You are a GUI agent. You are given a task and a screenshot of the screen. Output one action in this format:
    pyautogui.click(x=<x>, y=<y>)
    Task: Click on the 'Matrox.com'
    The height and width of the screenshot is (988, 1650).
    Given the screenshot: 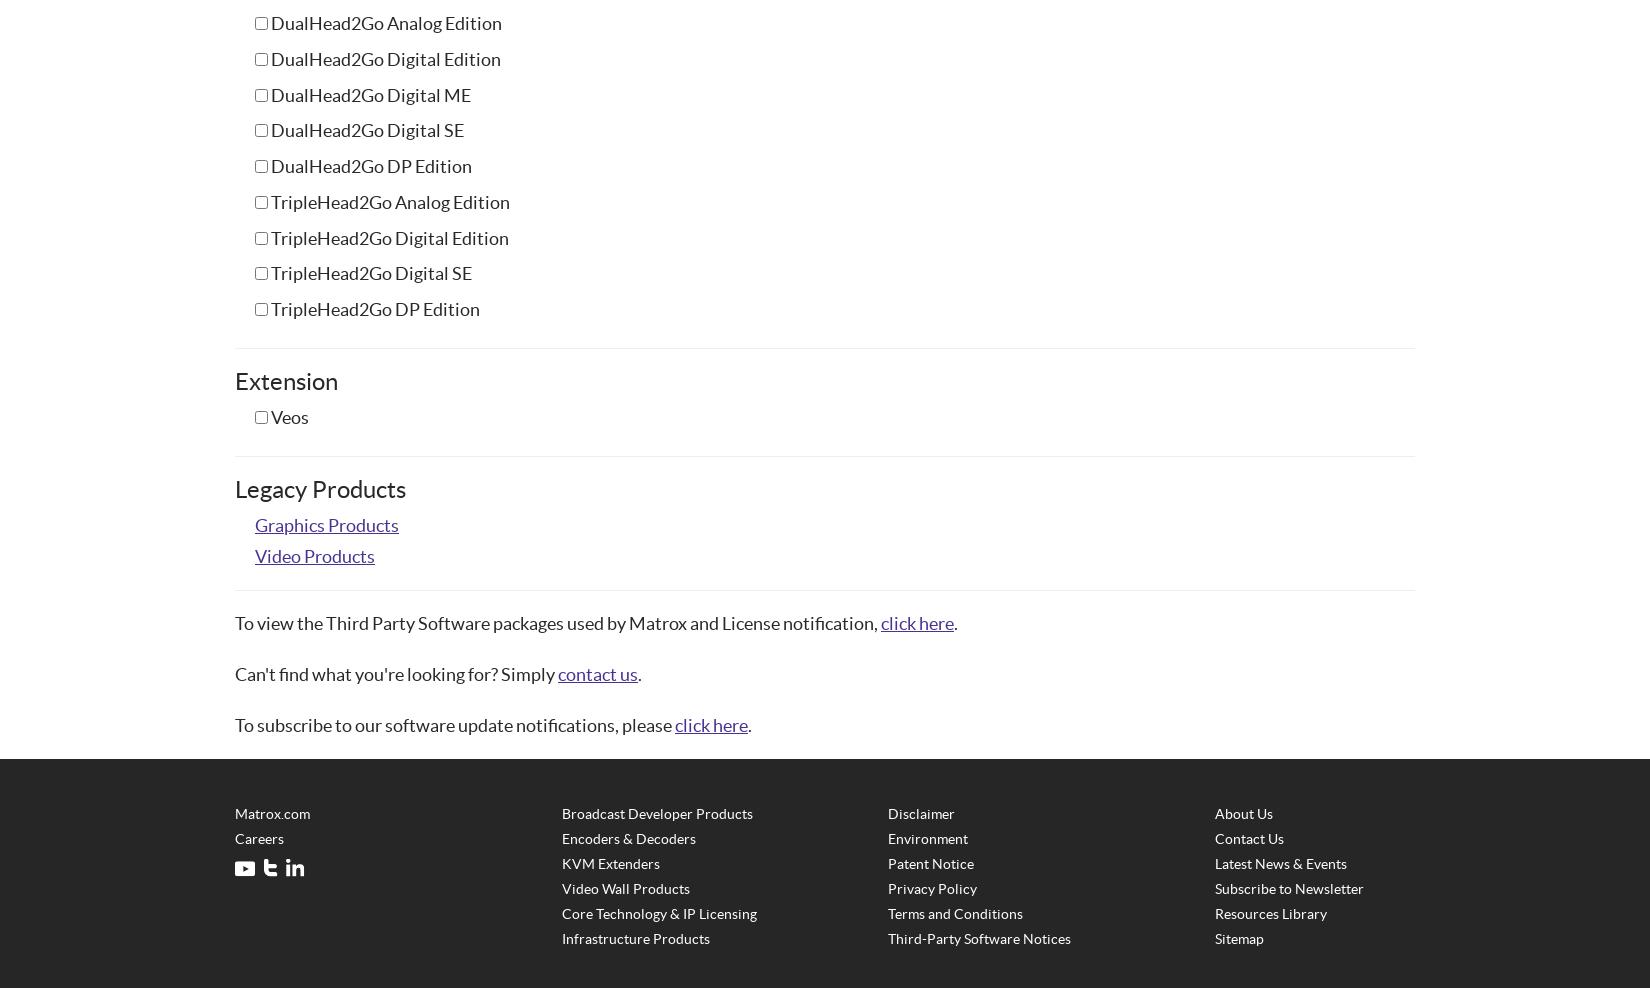 What is the action you would take?
    pyautogui.click(x=272, y=814)
    